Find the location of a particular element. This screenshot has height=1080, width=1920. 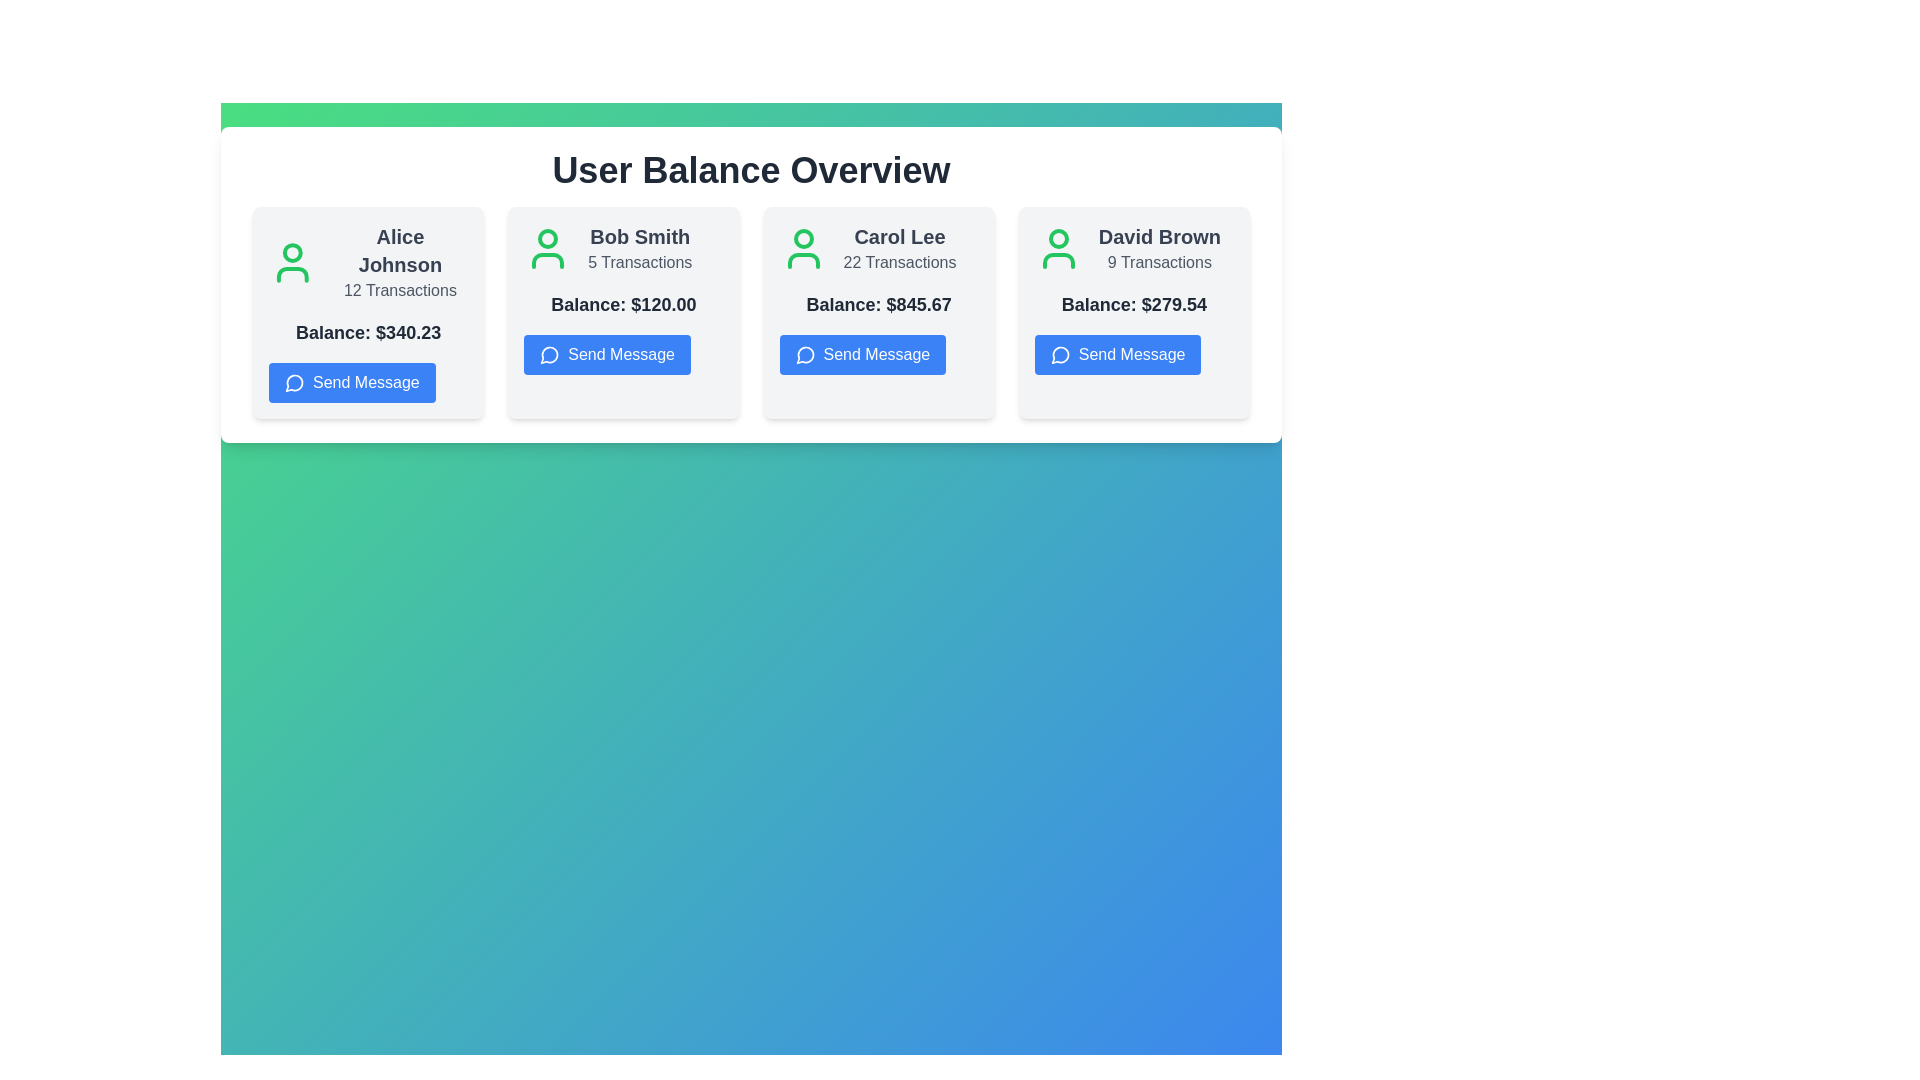

the Text label displaying the user's balance, which is located beneath the user's name ('Bob Smith') and transaction count ('5 Transactions') within the second user profile card is located at coordinates (622, 304).